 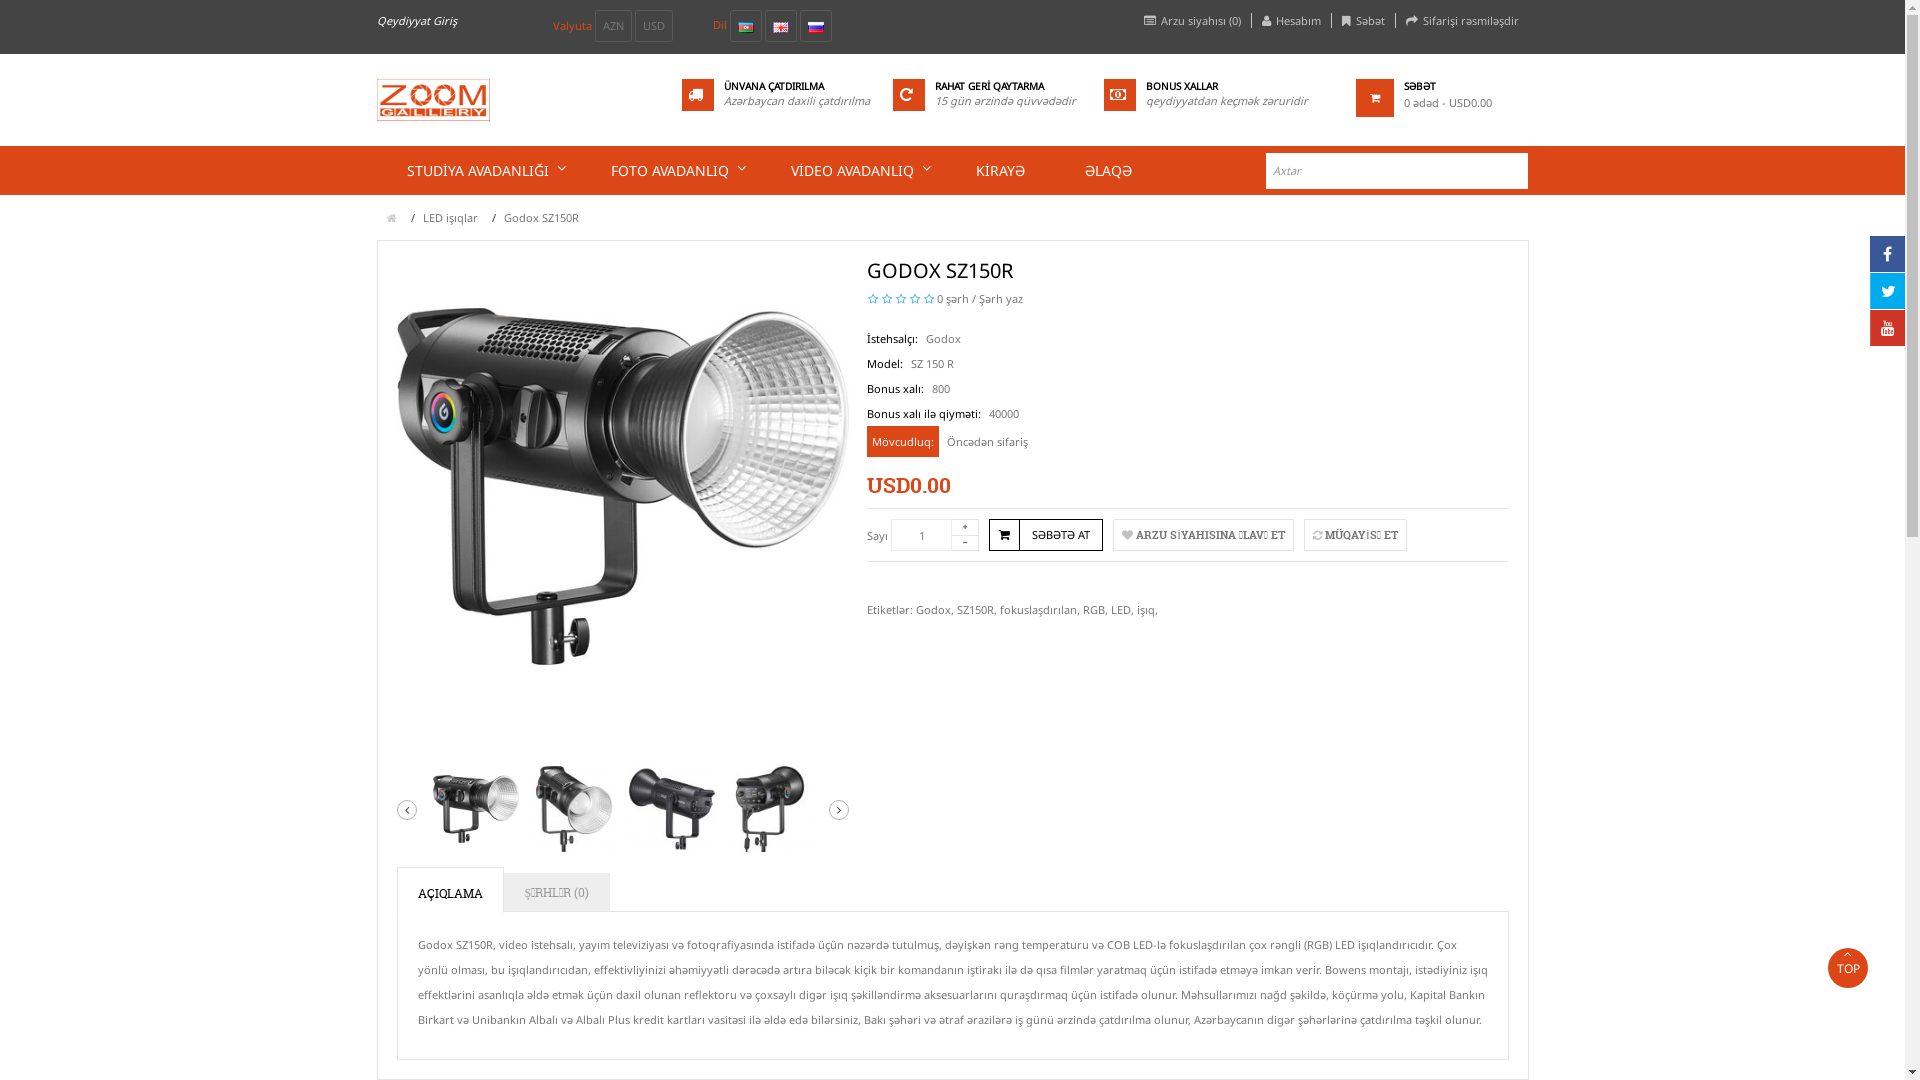 What do you see at coordinates (1847, 967) in the screenshot?
I see `'TOP'` at bounding box center [1847, 967].